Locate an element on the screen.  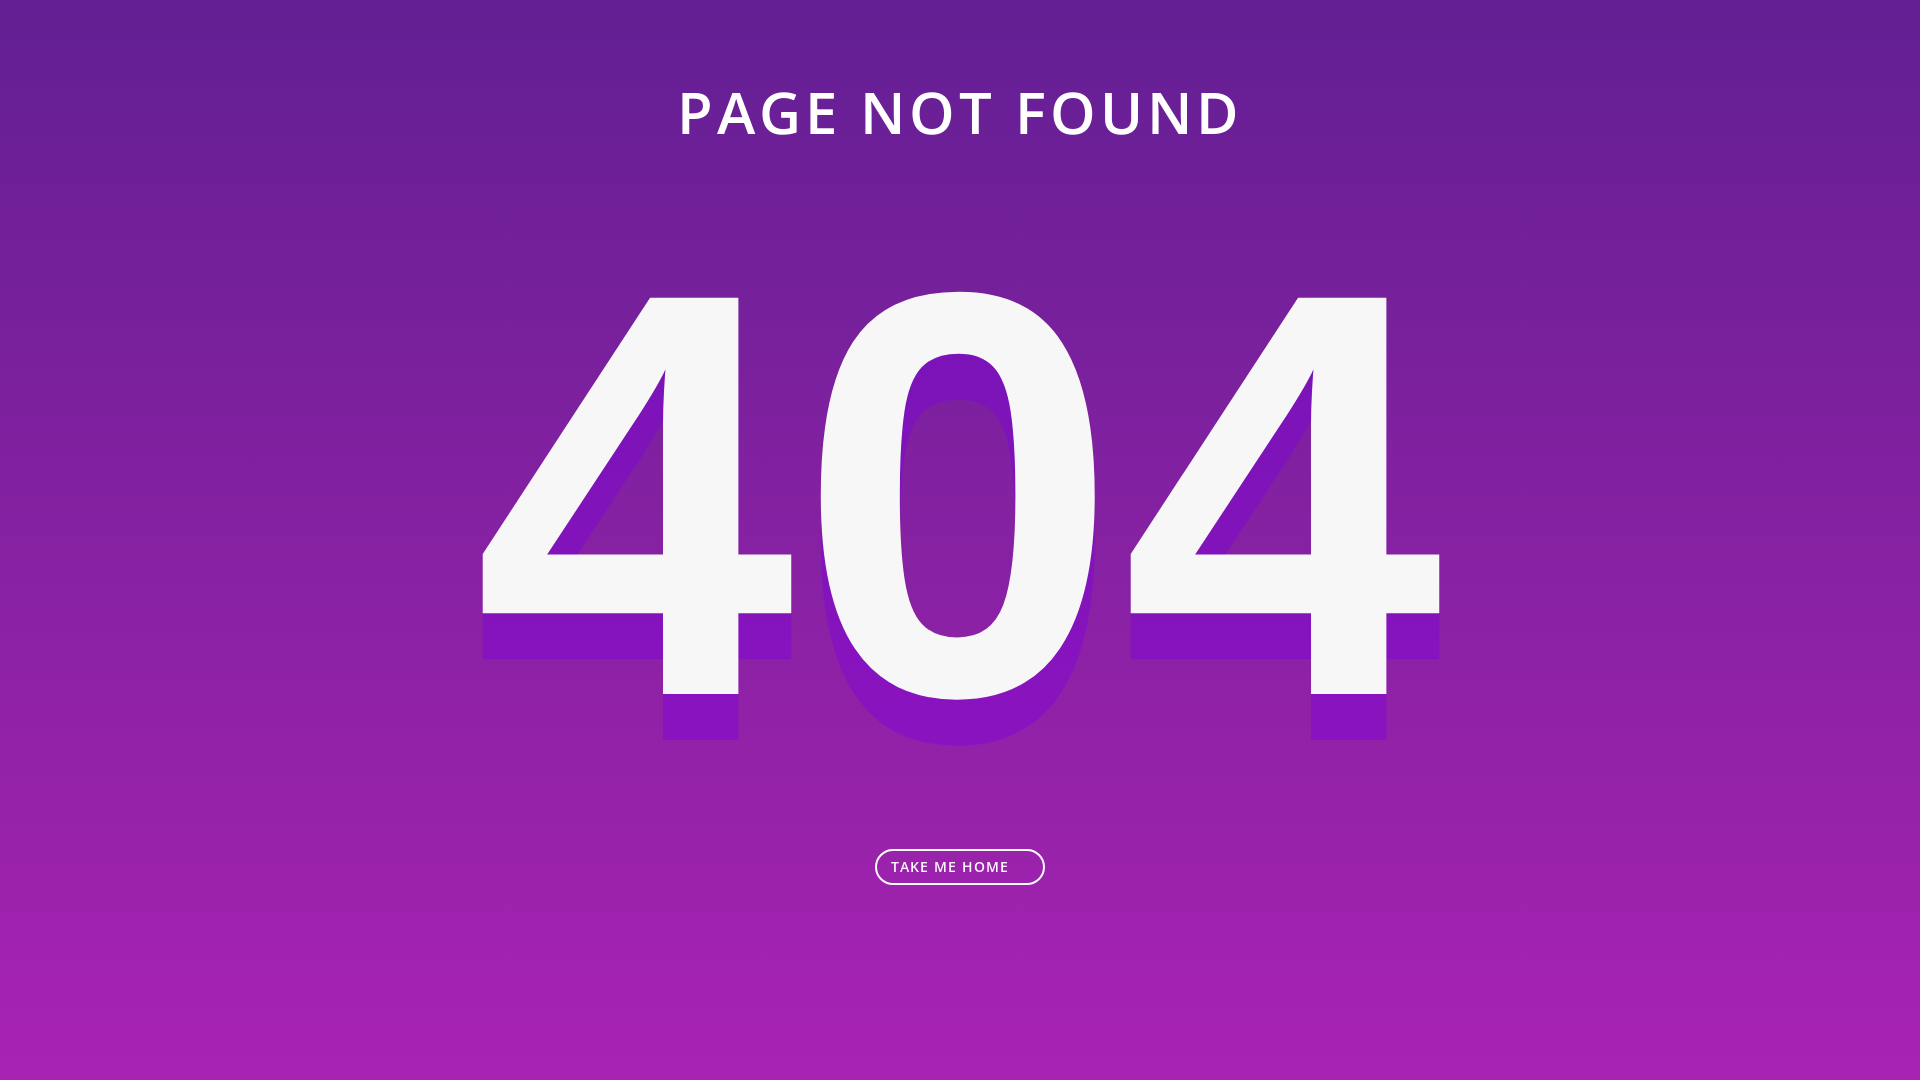
'TAKE ME HOME' is located at coordinates (960, 866).